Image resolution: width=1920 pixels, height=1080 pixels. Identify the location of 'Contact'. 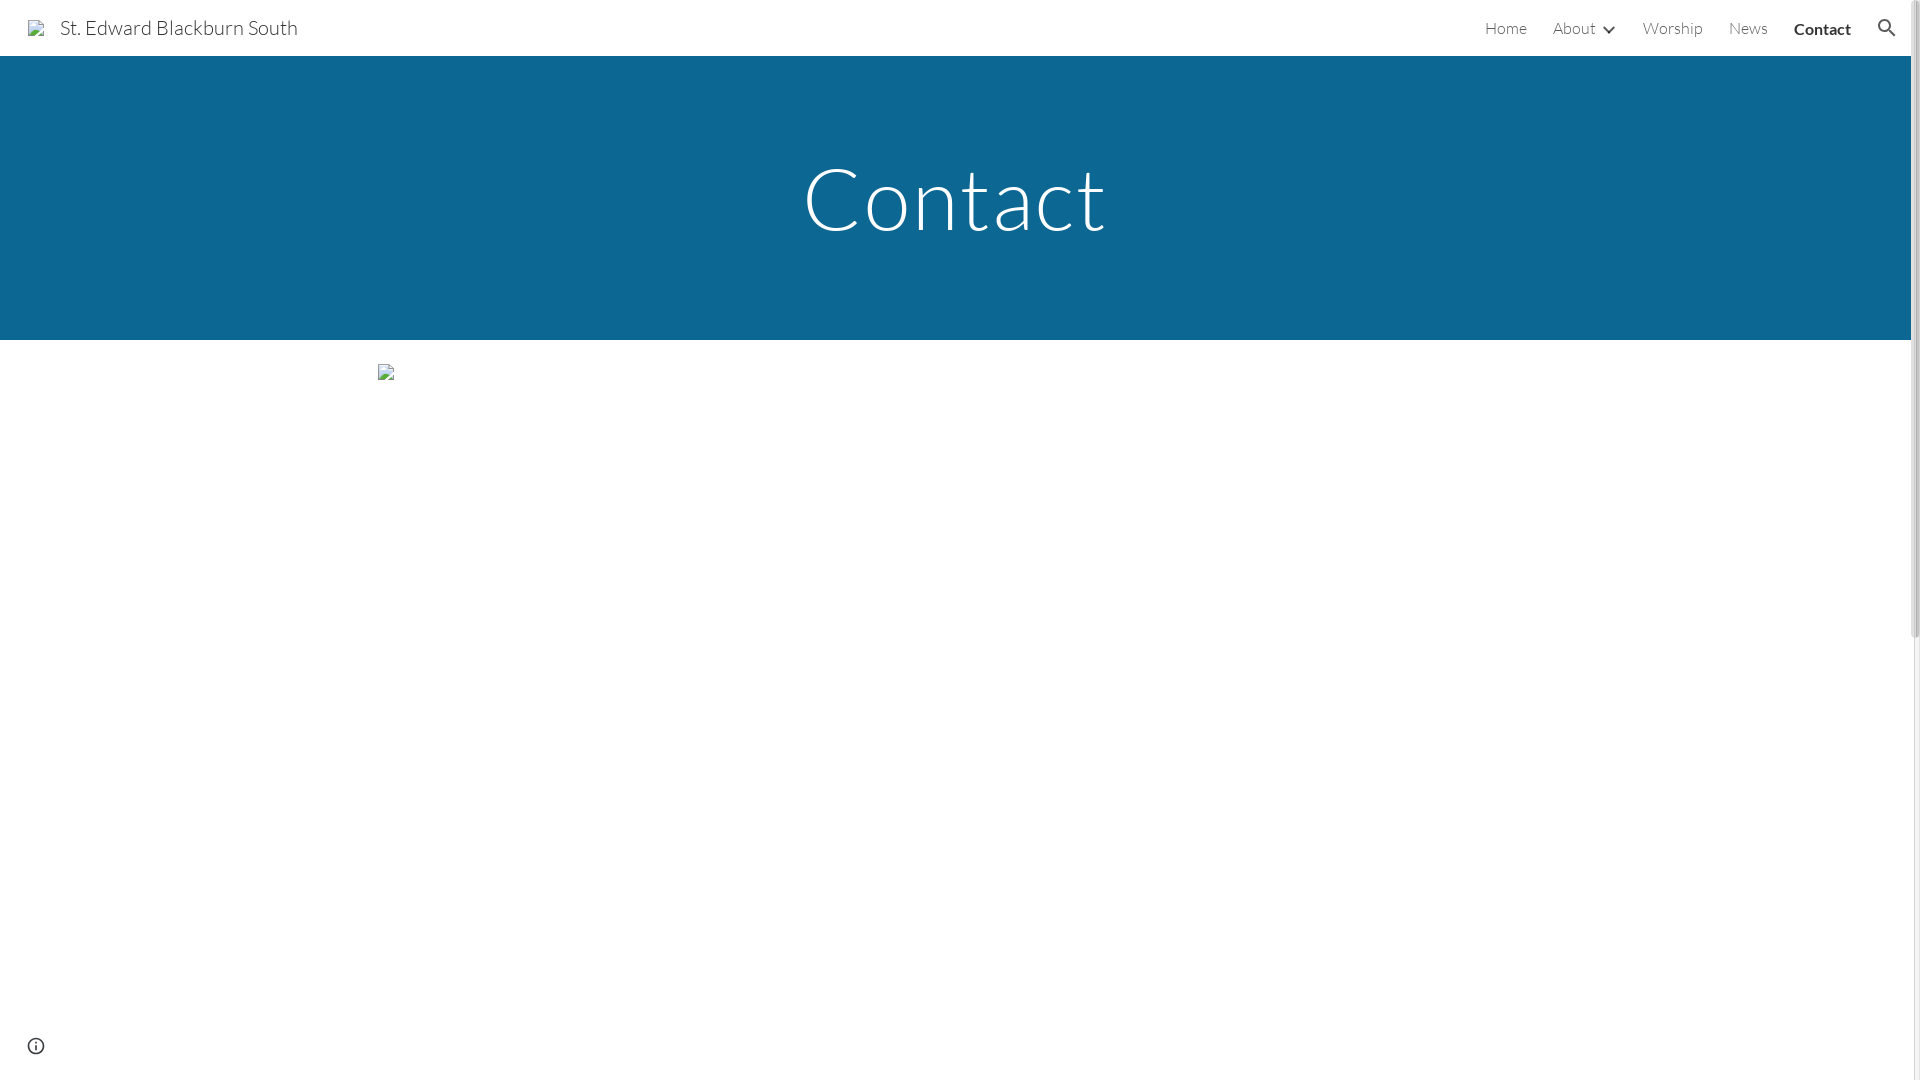
(1822, 27).